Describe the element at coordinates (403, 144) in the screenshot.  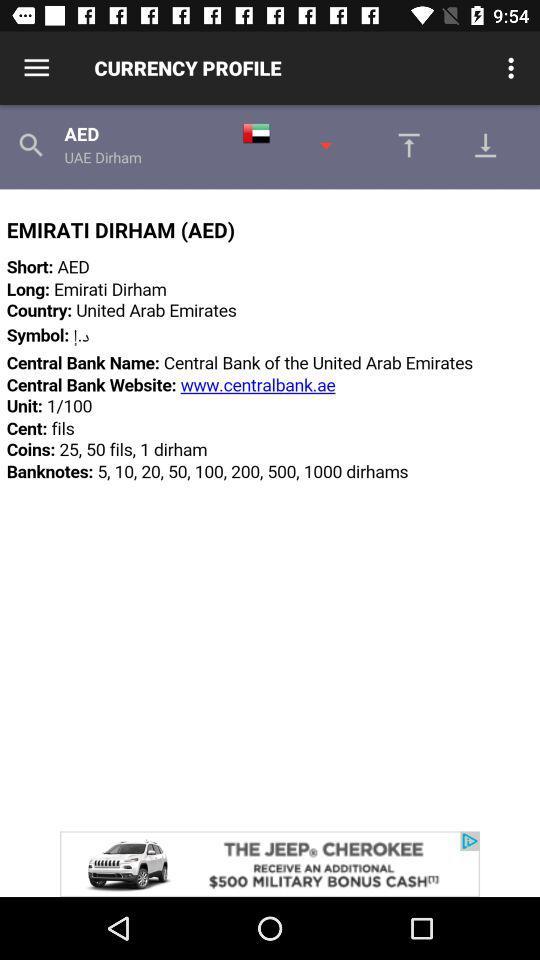
I see `previous button` at that location.